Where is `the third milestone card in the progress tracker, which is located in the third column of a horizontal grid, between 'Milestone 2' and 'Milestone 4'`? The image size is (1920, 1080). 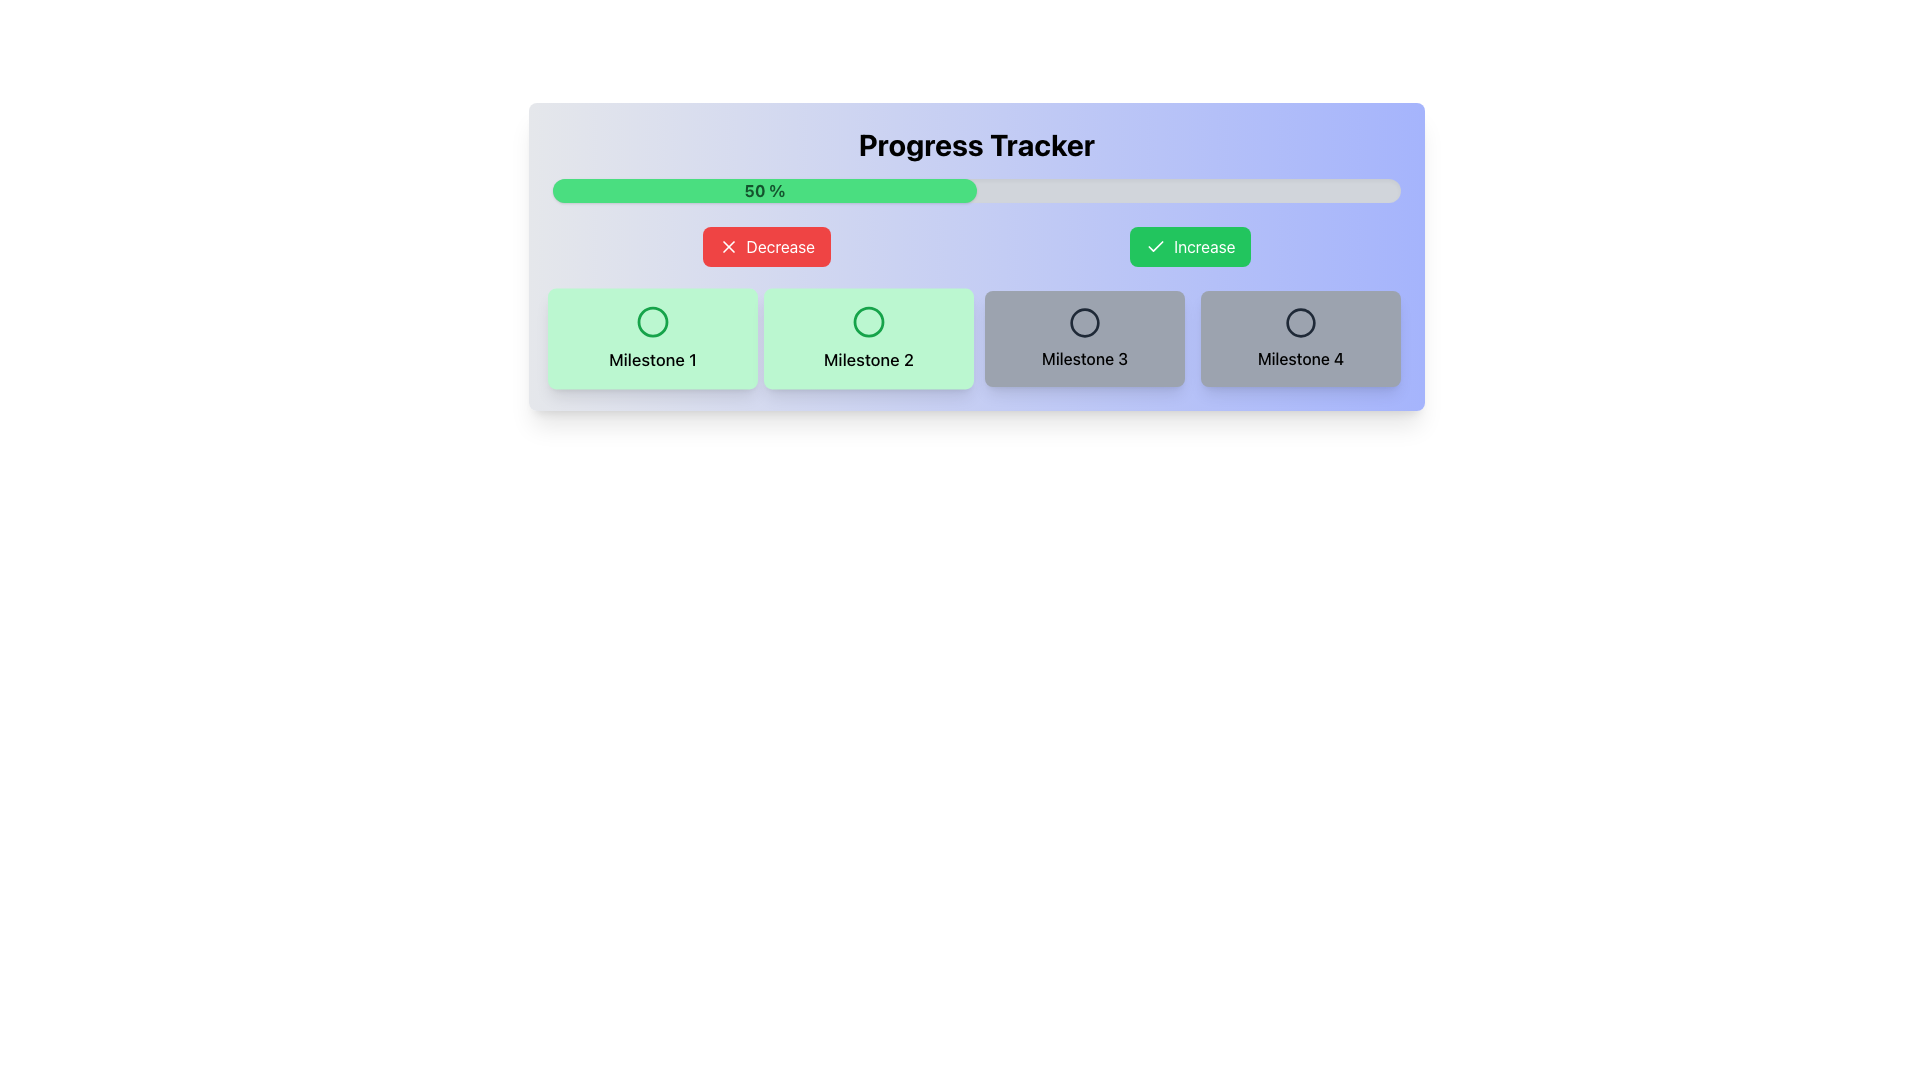 the third milestone card in the progress tracker, which is located in the third column of a horizontal grid, between 'Milestone 2' and 'Milestone 4' is located at coordinates (1083, 338).